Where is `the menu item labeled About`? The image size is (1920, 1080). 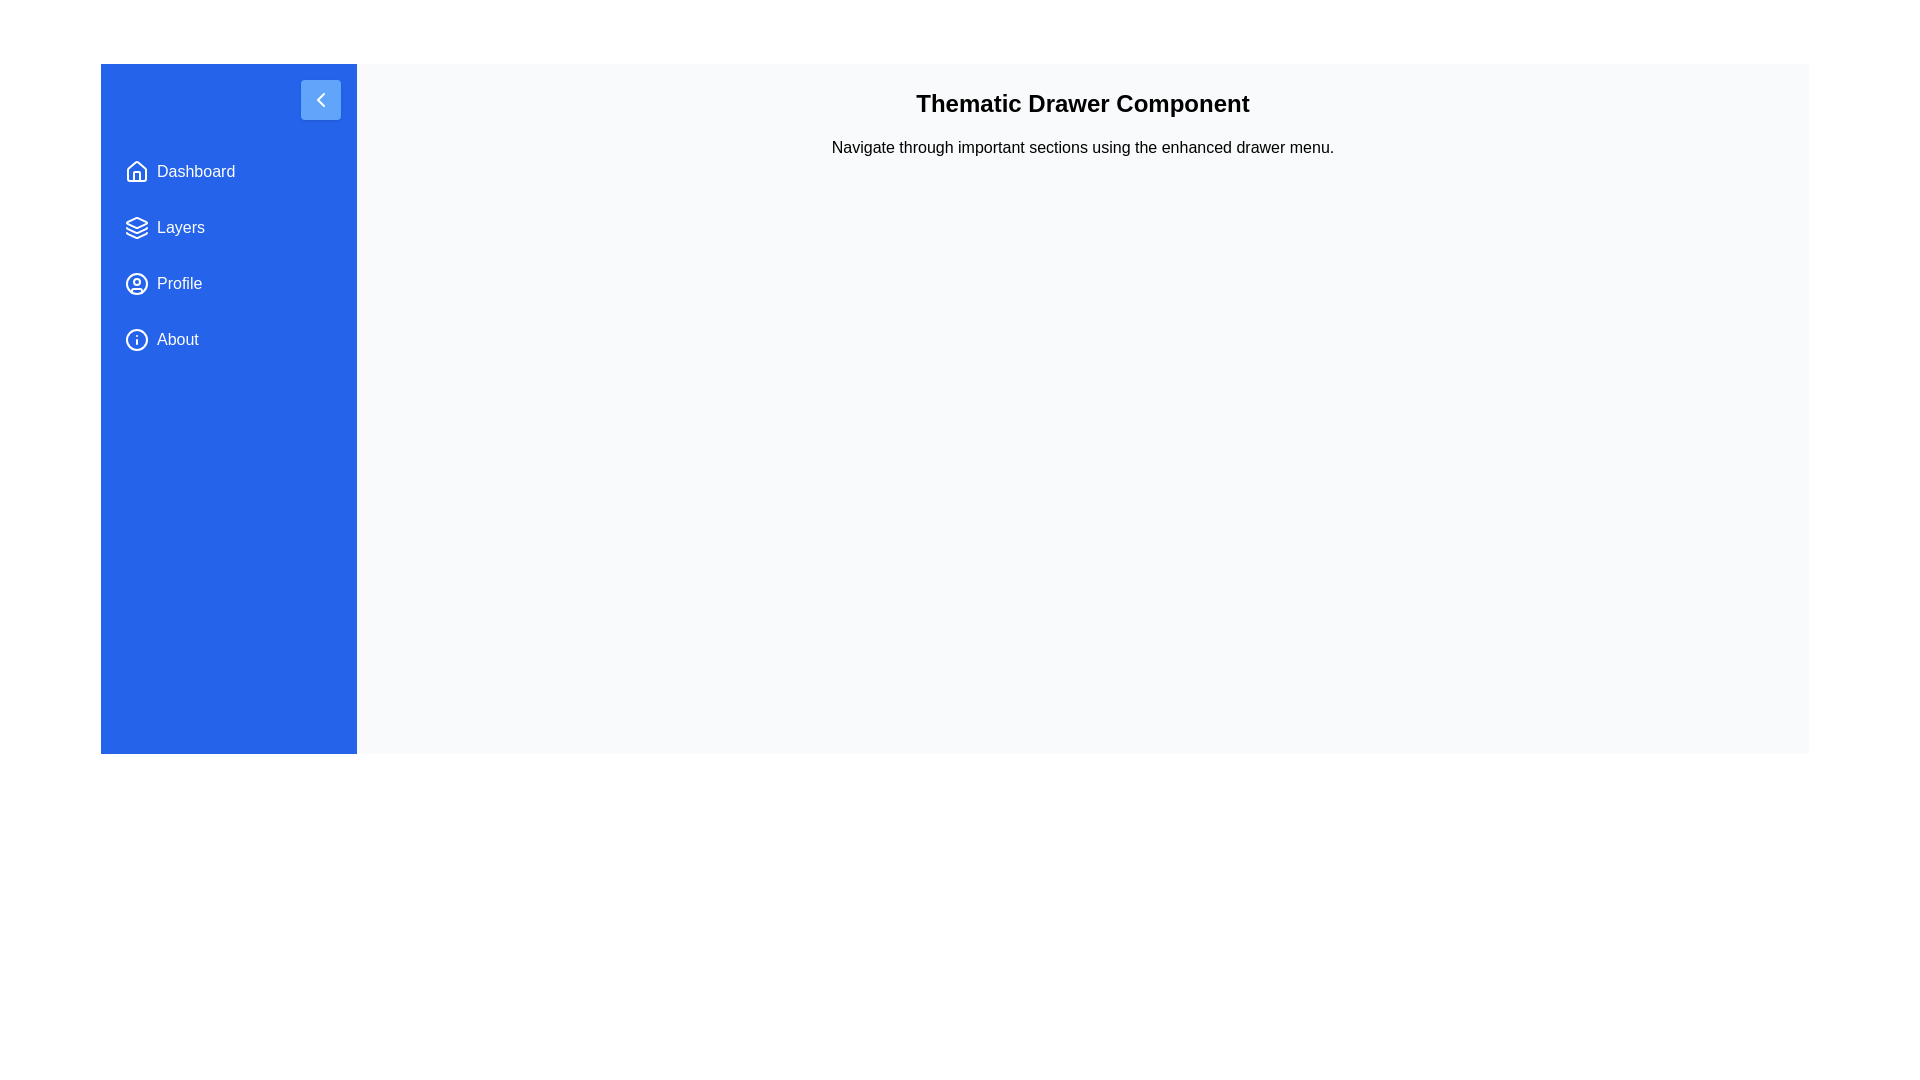
the menu item labeled About is located at coordinates (229, 338).